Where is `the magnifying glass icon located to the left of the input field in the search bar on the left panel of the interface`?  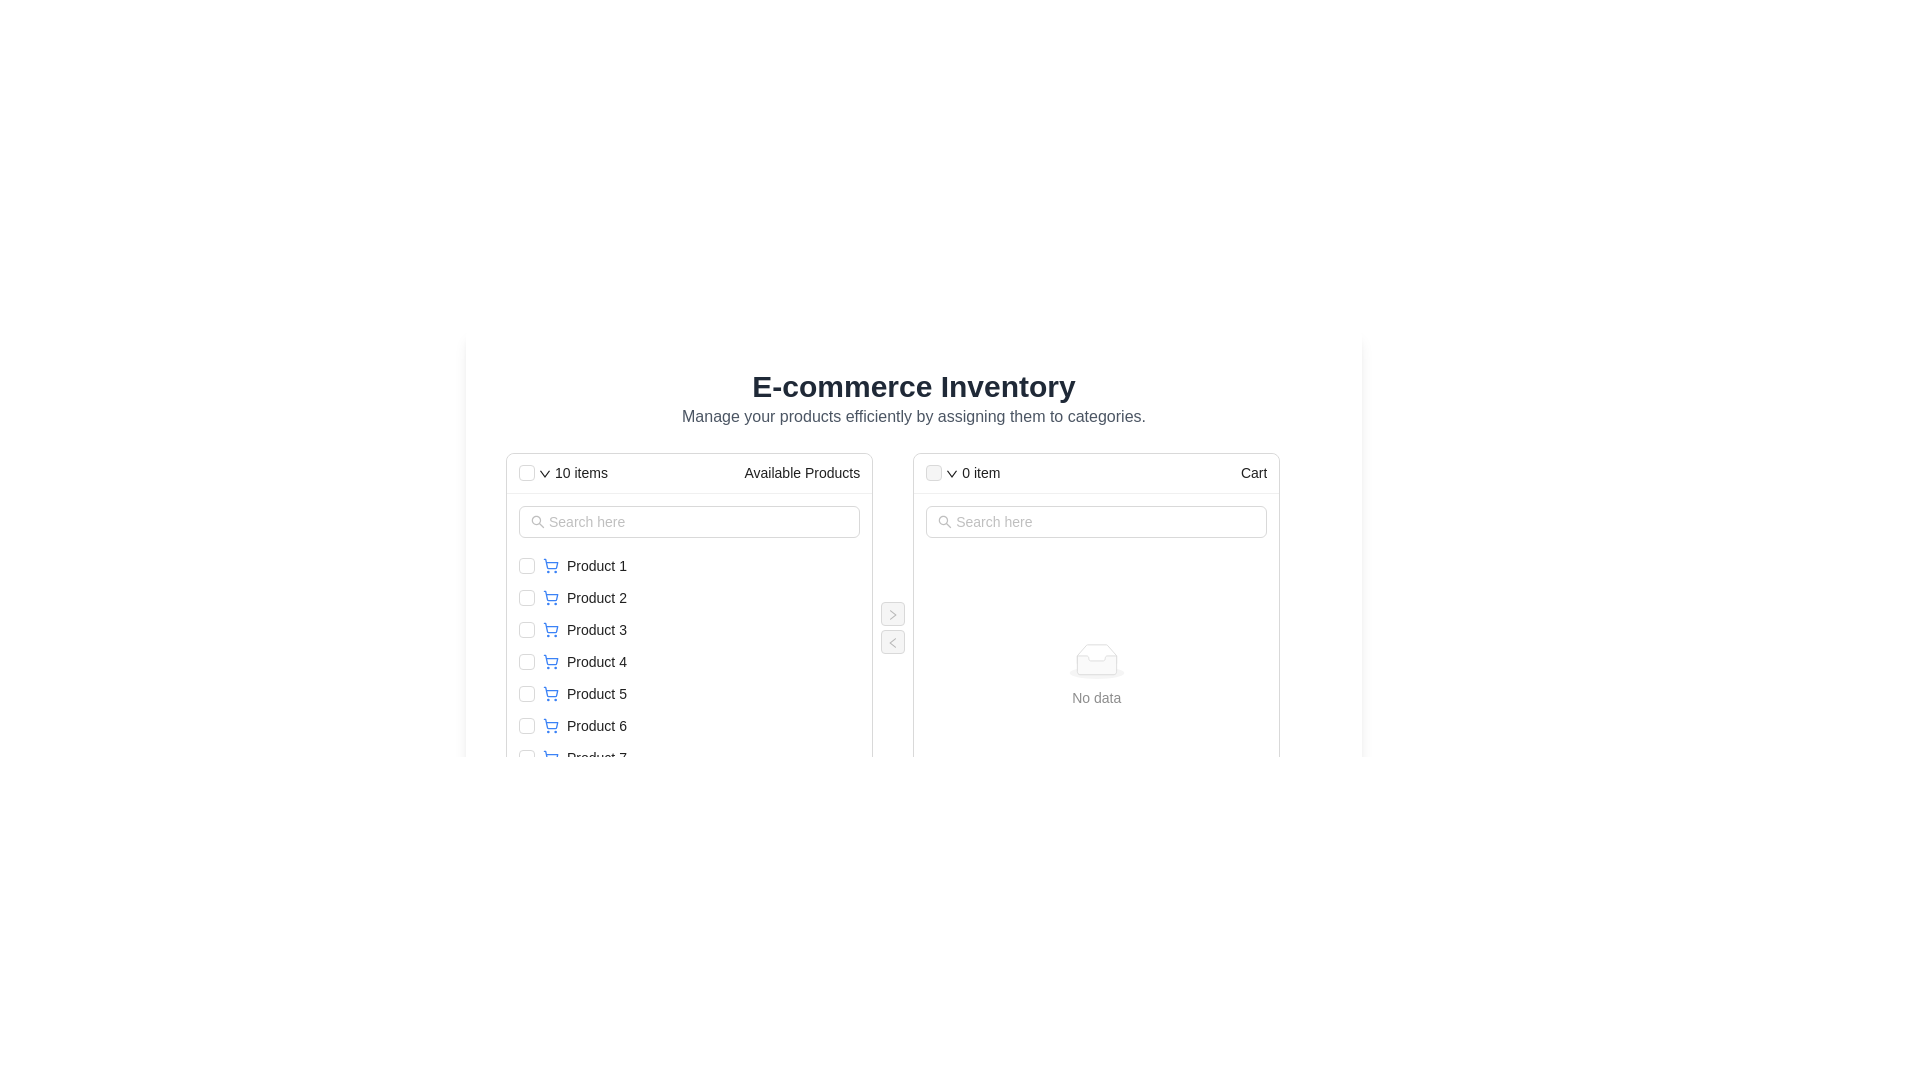 the magnifying glass icon located to the left of the input field in the search bar on the left panel of the interface is located at coordinates (537, 520).